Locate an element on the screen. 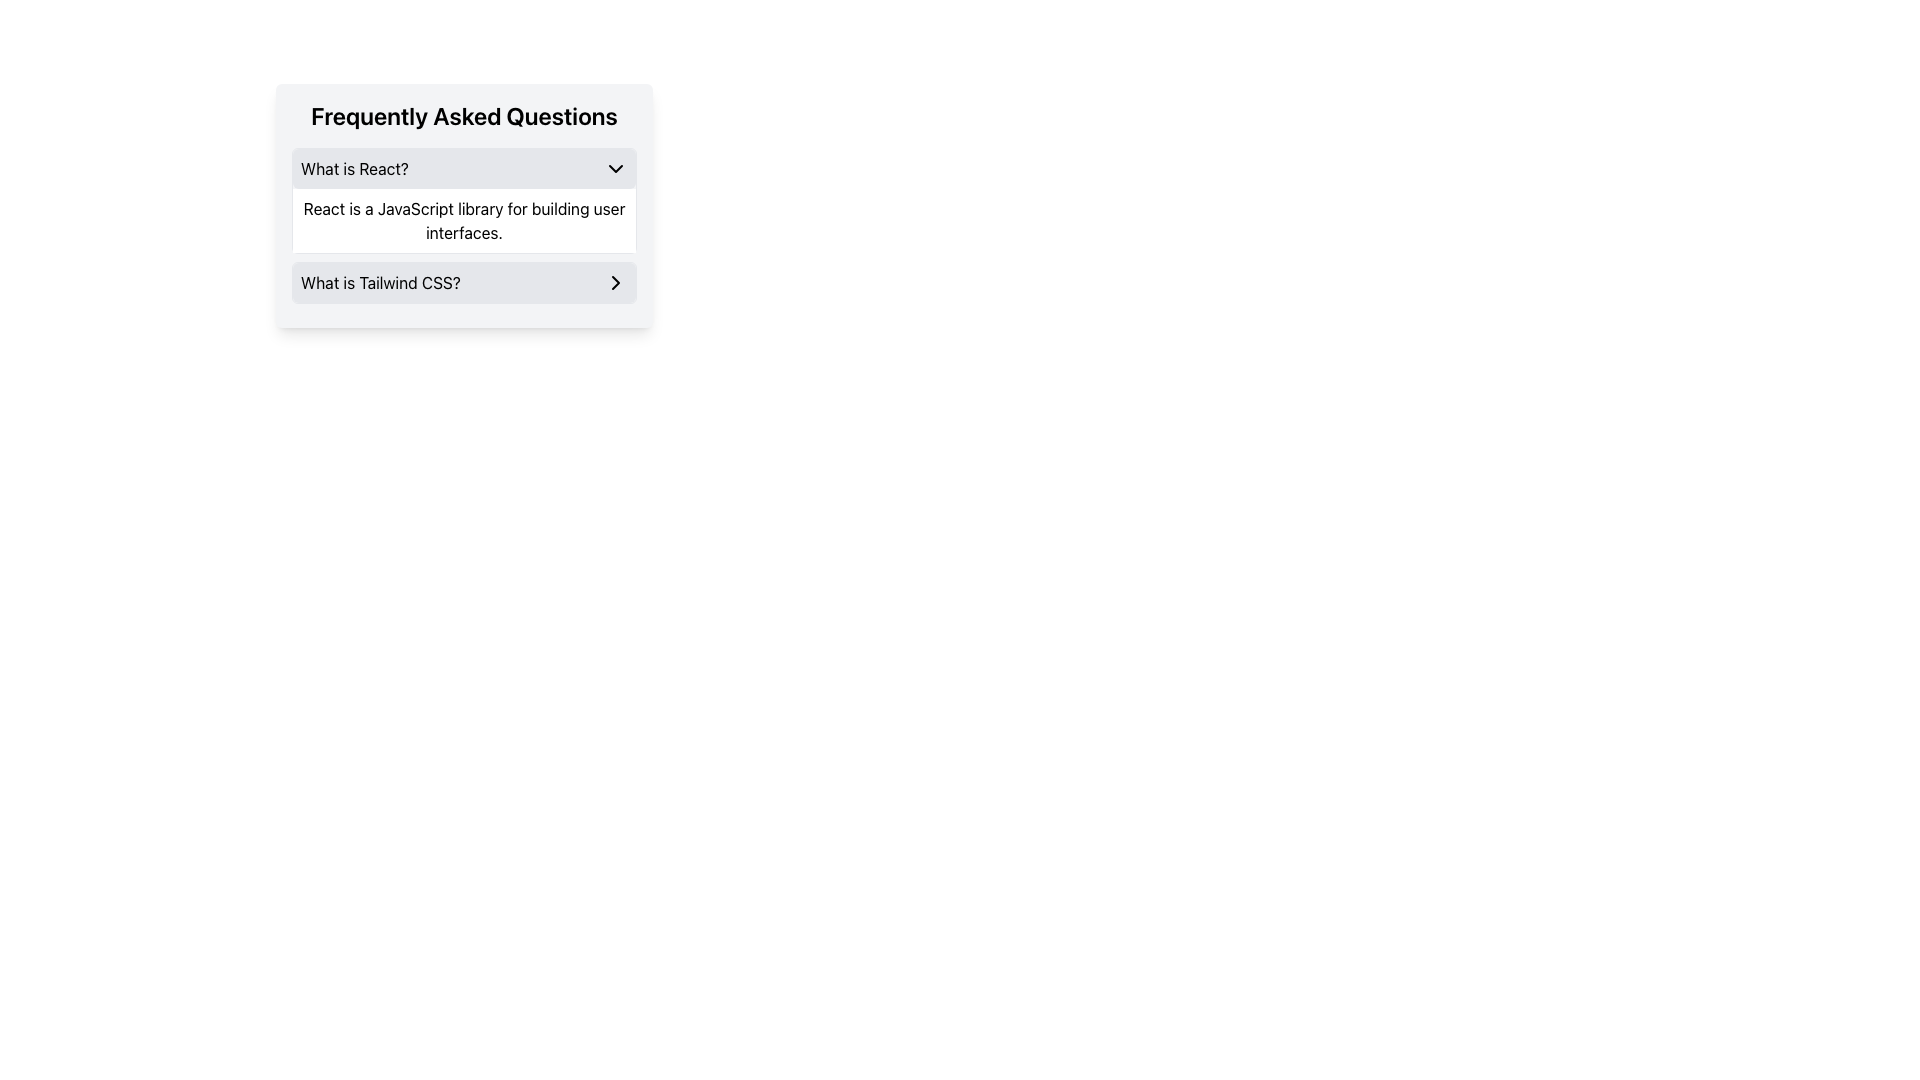  the text label displaying the question 'What is Tailwind CSS?' in the FAQs list, located in the second question row is located at coordinates (380, 282).